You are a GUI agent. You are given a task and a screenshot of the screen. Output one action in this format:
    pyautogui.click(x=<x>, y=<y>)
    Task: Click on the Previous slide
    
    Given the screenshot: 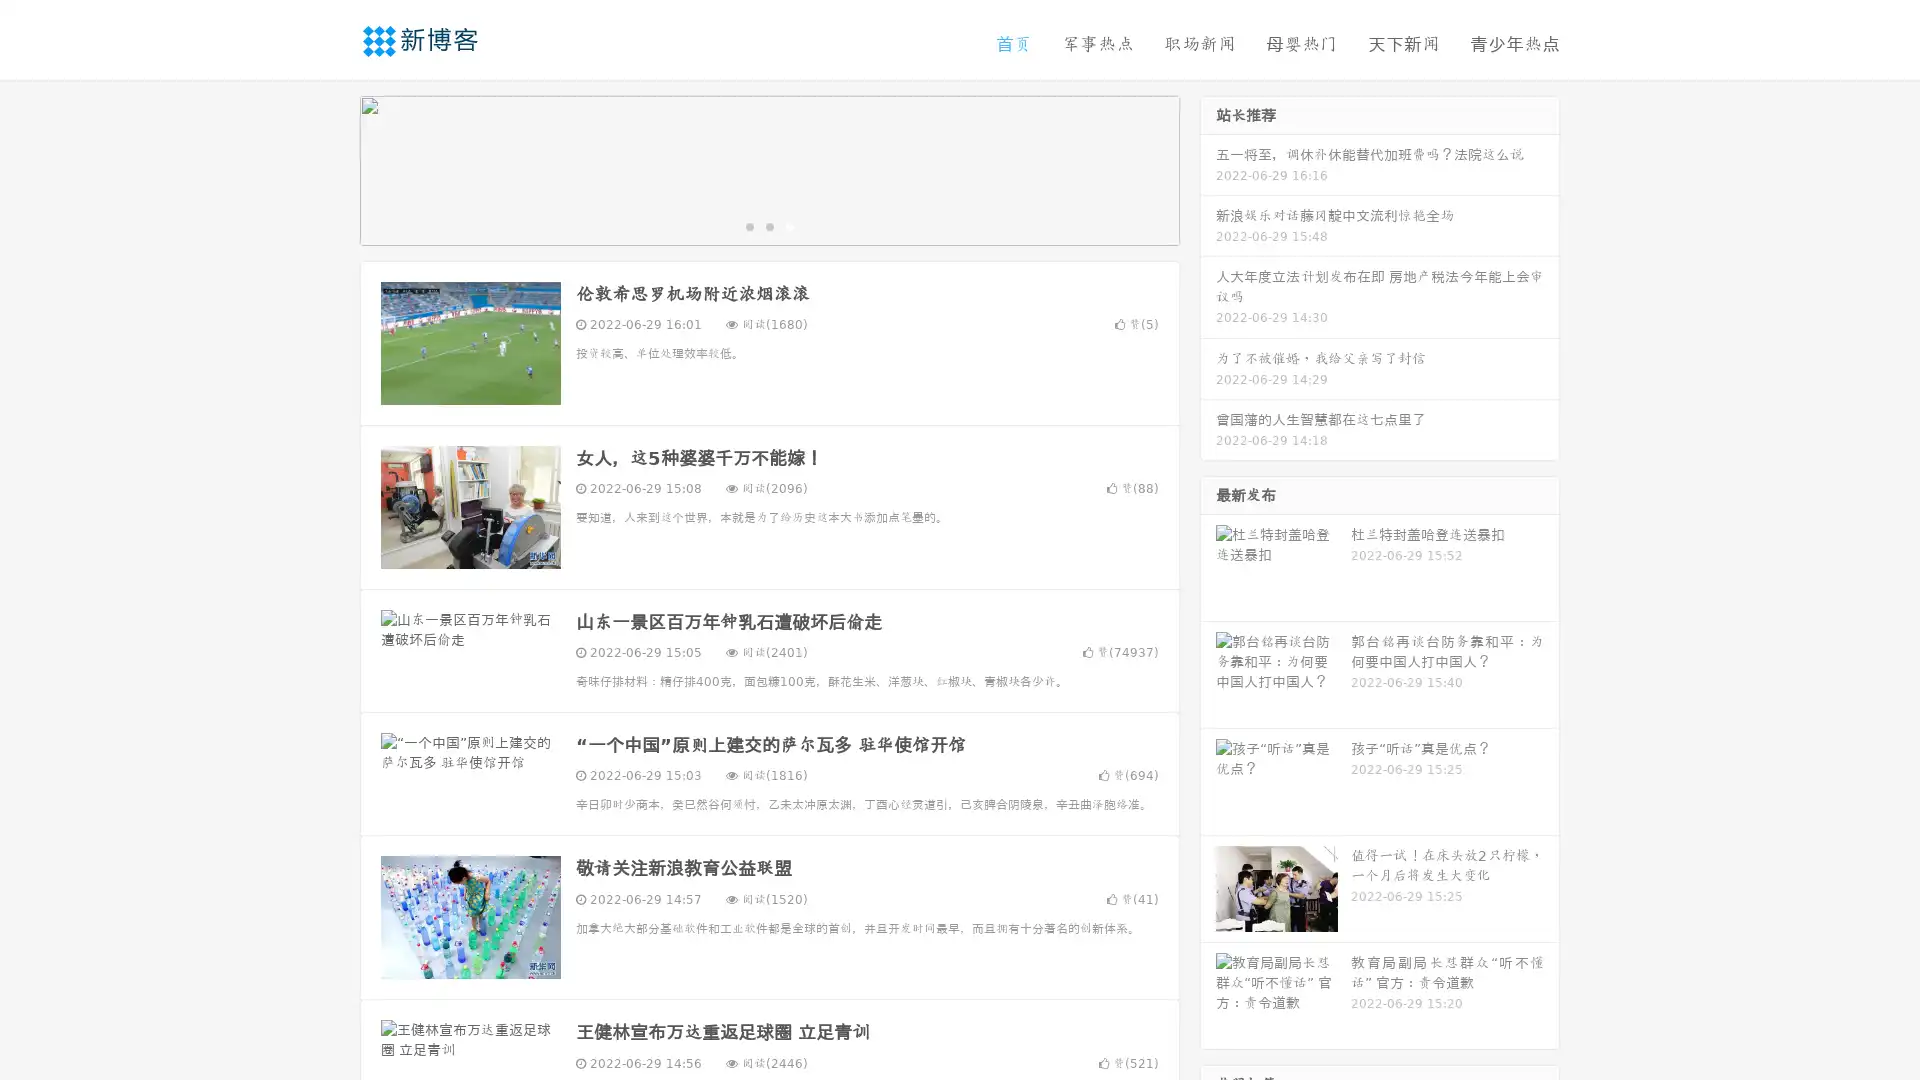 What is the action you would take?
    pyautogui.click(x=330, y=168)
    